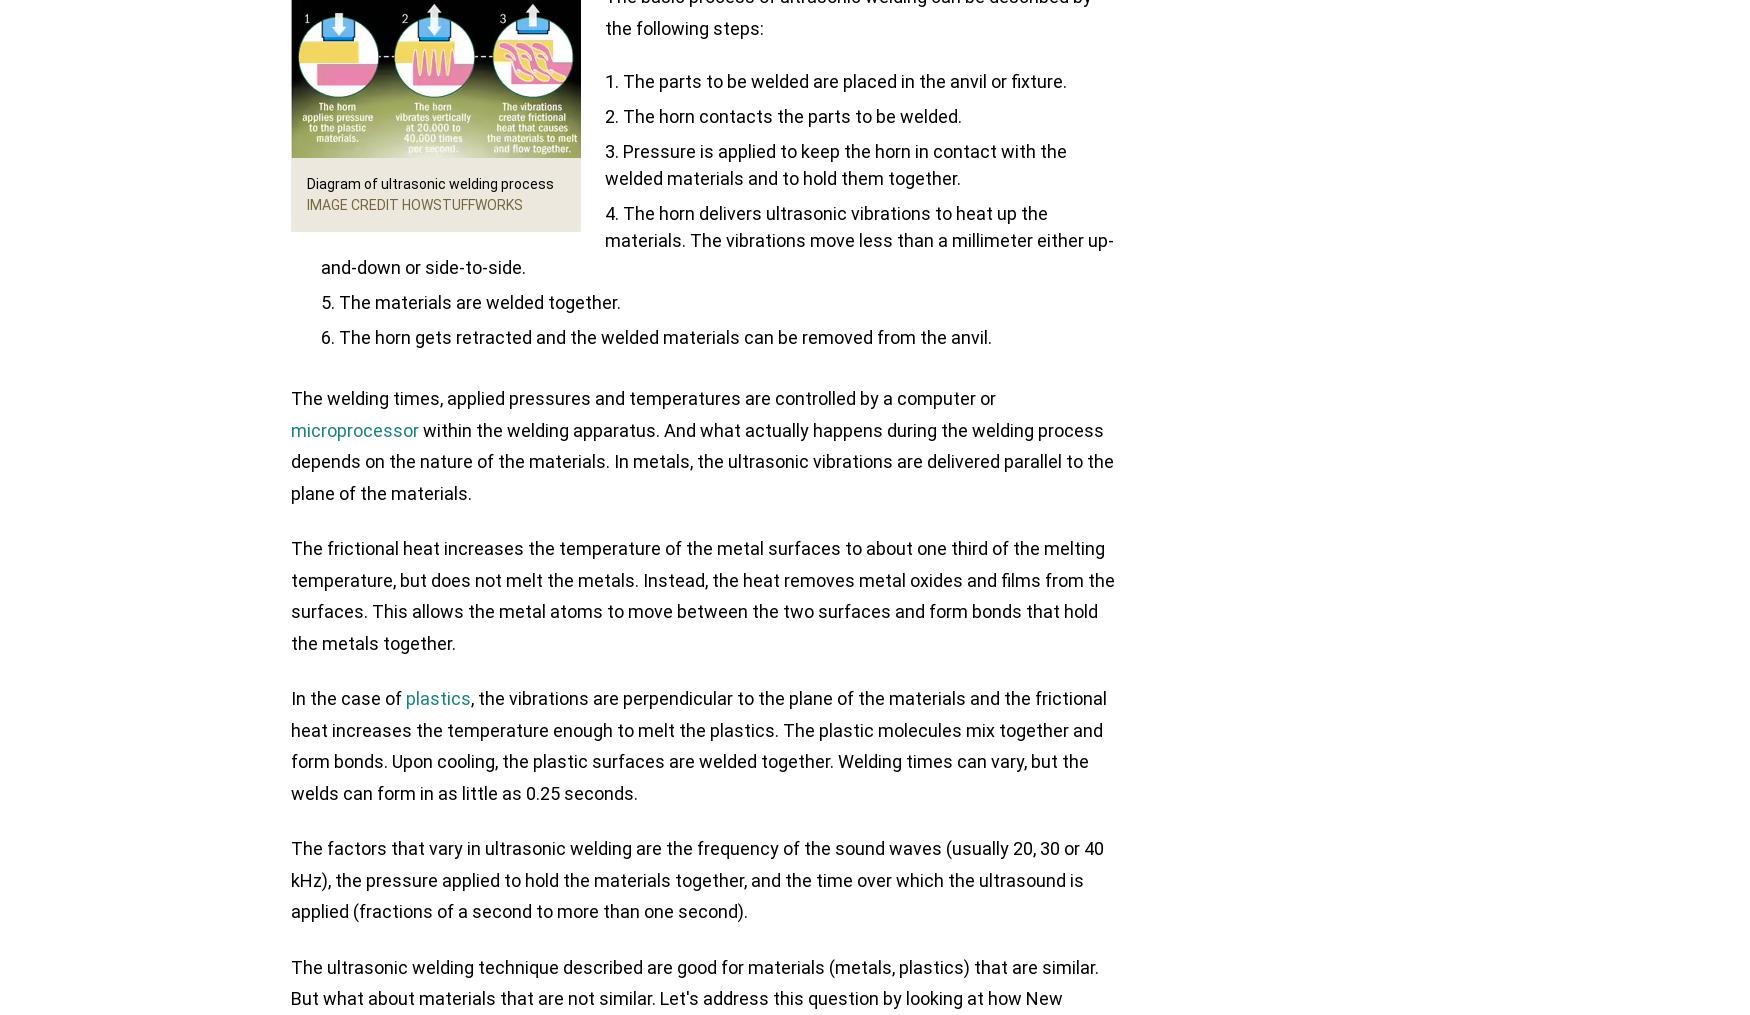  What do you see at coordinates (348, 698) in the screenshot?
I see `'In the case of'` at bounding box center [348, 698].